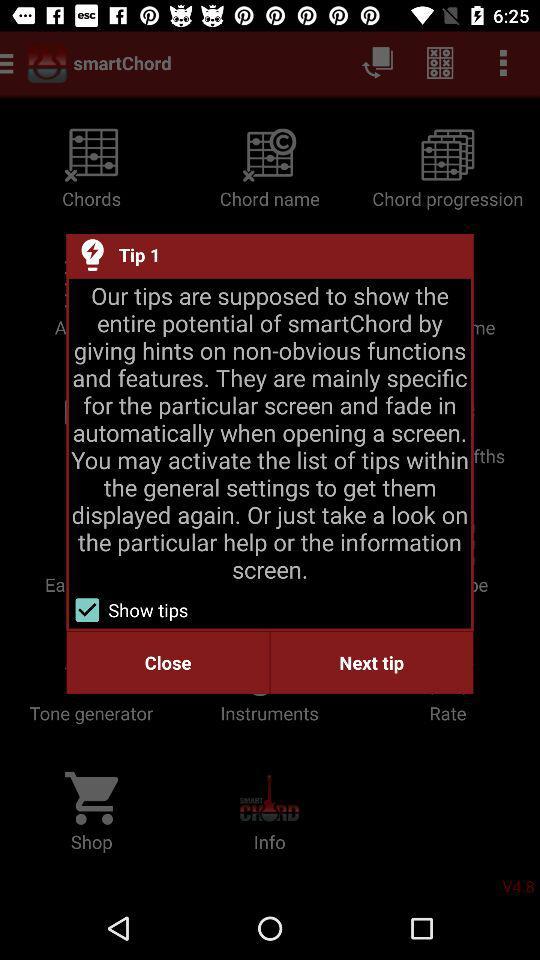 The height and width of the screenshot is (960, 540). I want to click on close, so click(167, 662).